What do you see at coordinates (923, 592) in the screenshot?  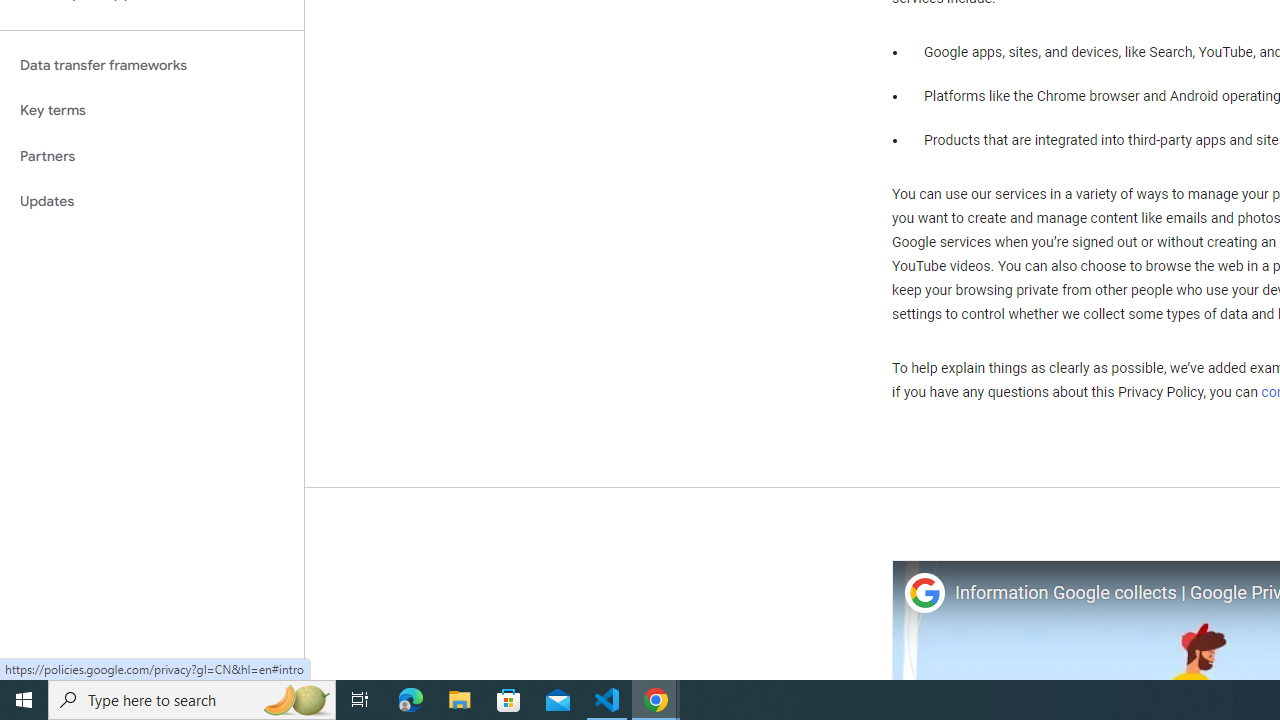 I see `'Photo image of Google'` at bounding box center [923, 592].